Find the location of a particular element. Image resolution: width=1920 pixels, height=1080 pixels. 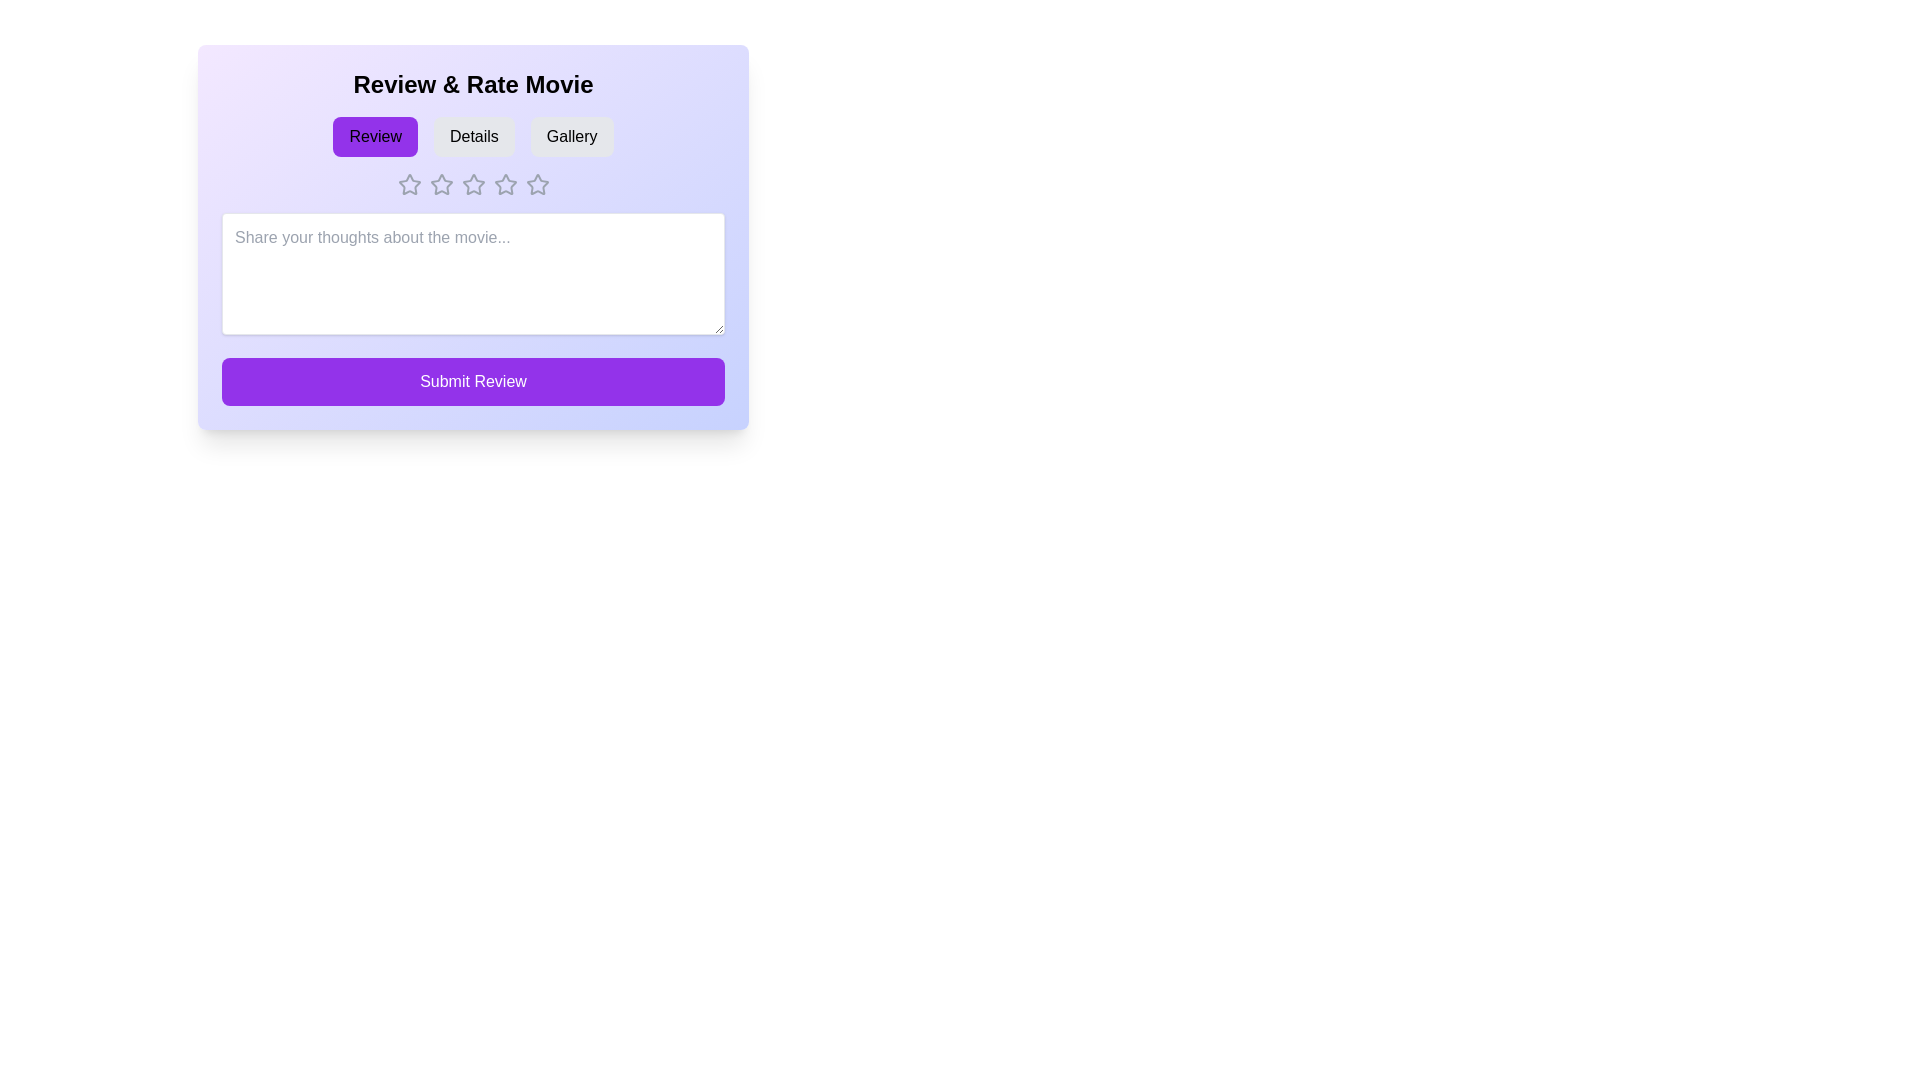

'Submit Review' button to submit the review is located at coordinates (472, 381).